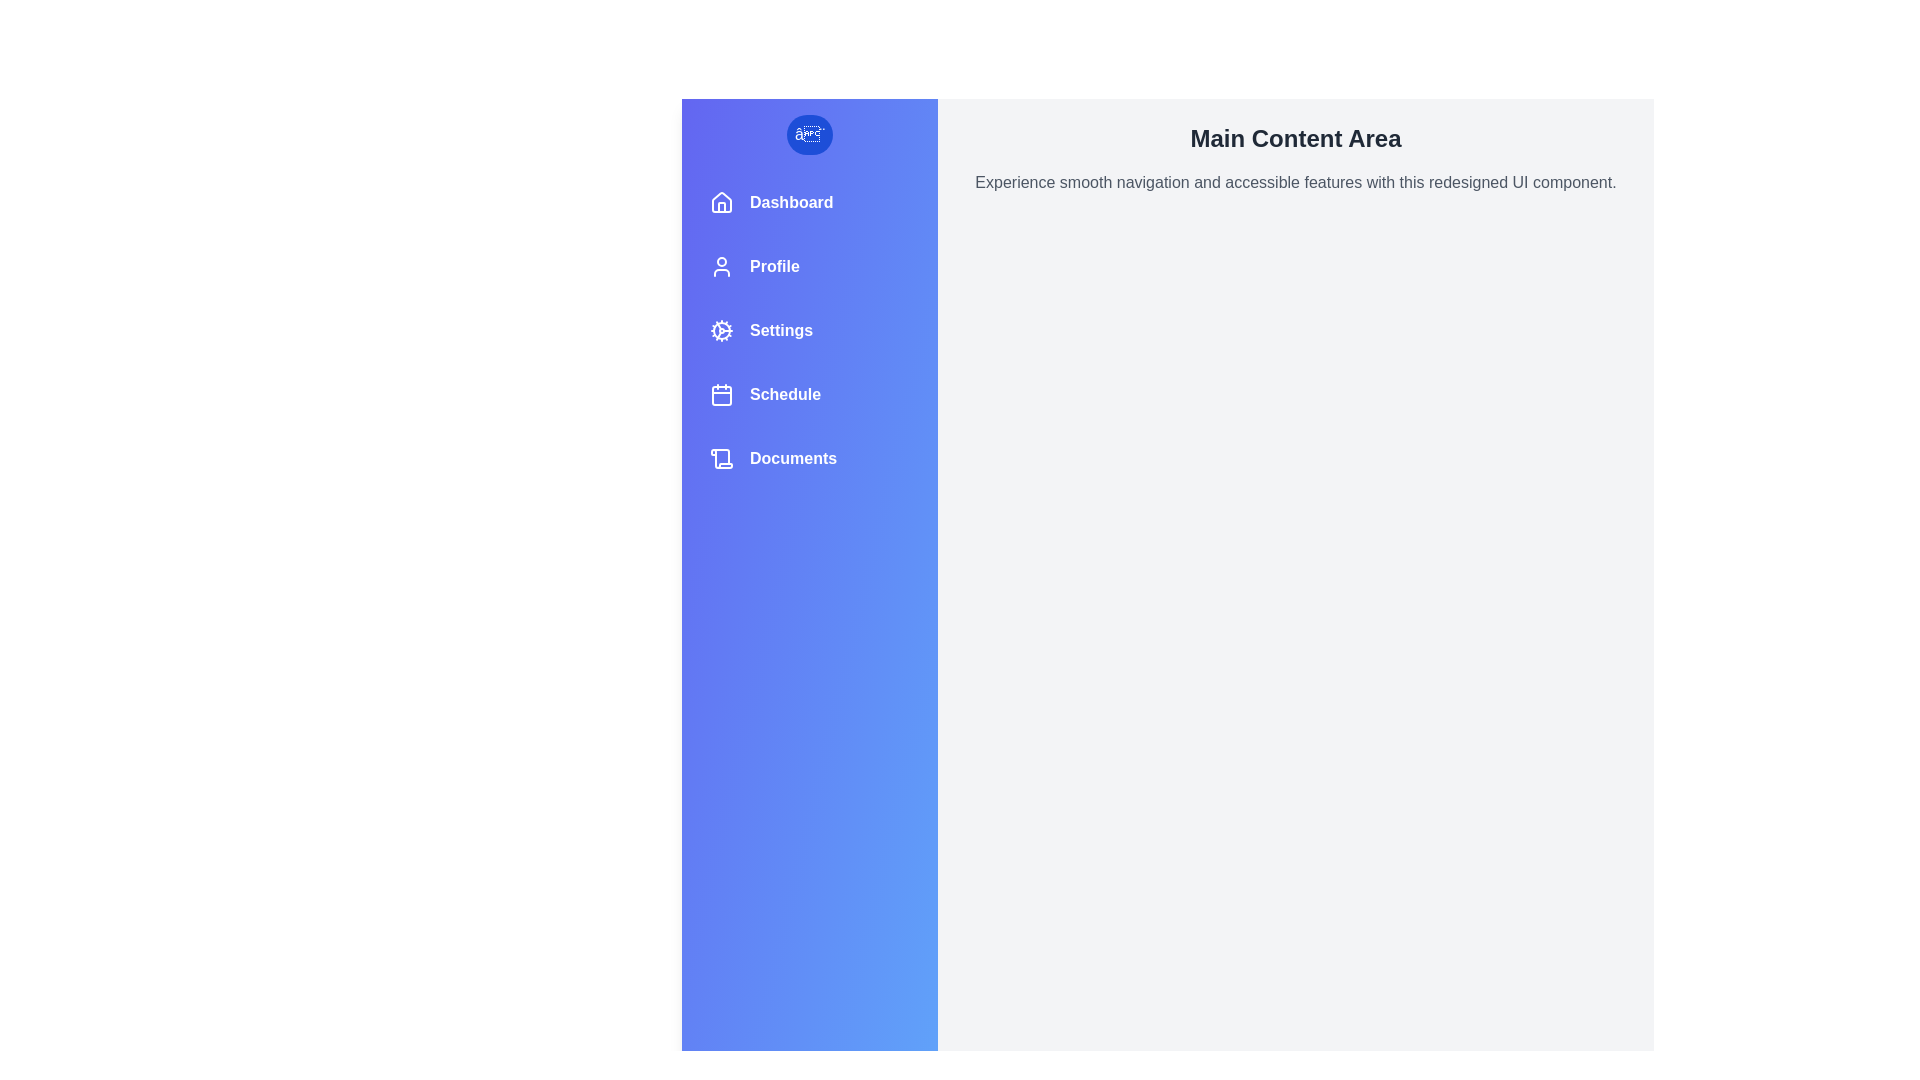  What do you see at coordinates (810, 459) in the screenshot?
I see `the navigation item labeled 'Documents' to observe the hover effect` at bounding box center [810, 459].